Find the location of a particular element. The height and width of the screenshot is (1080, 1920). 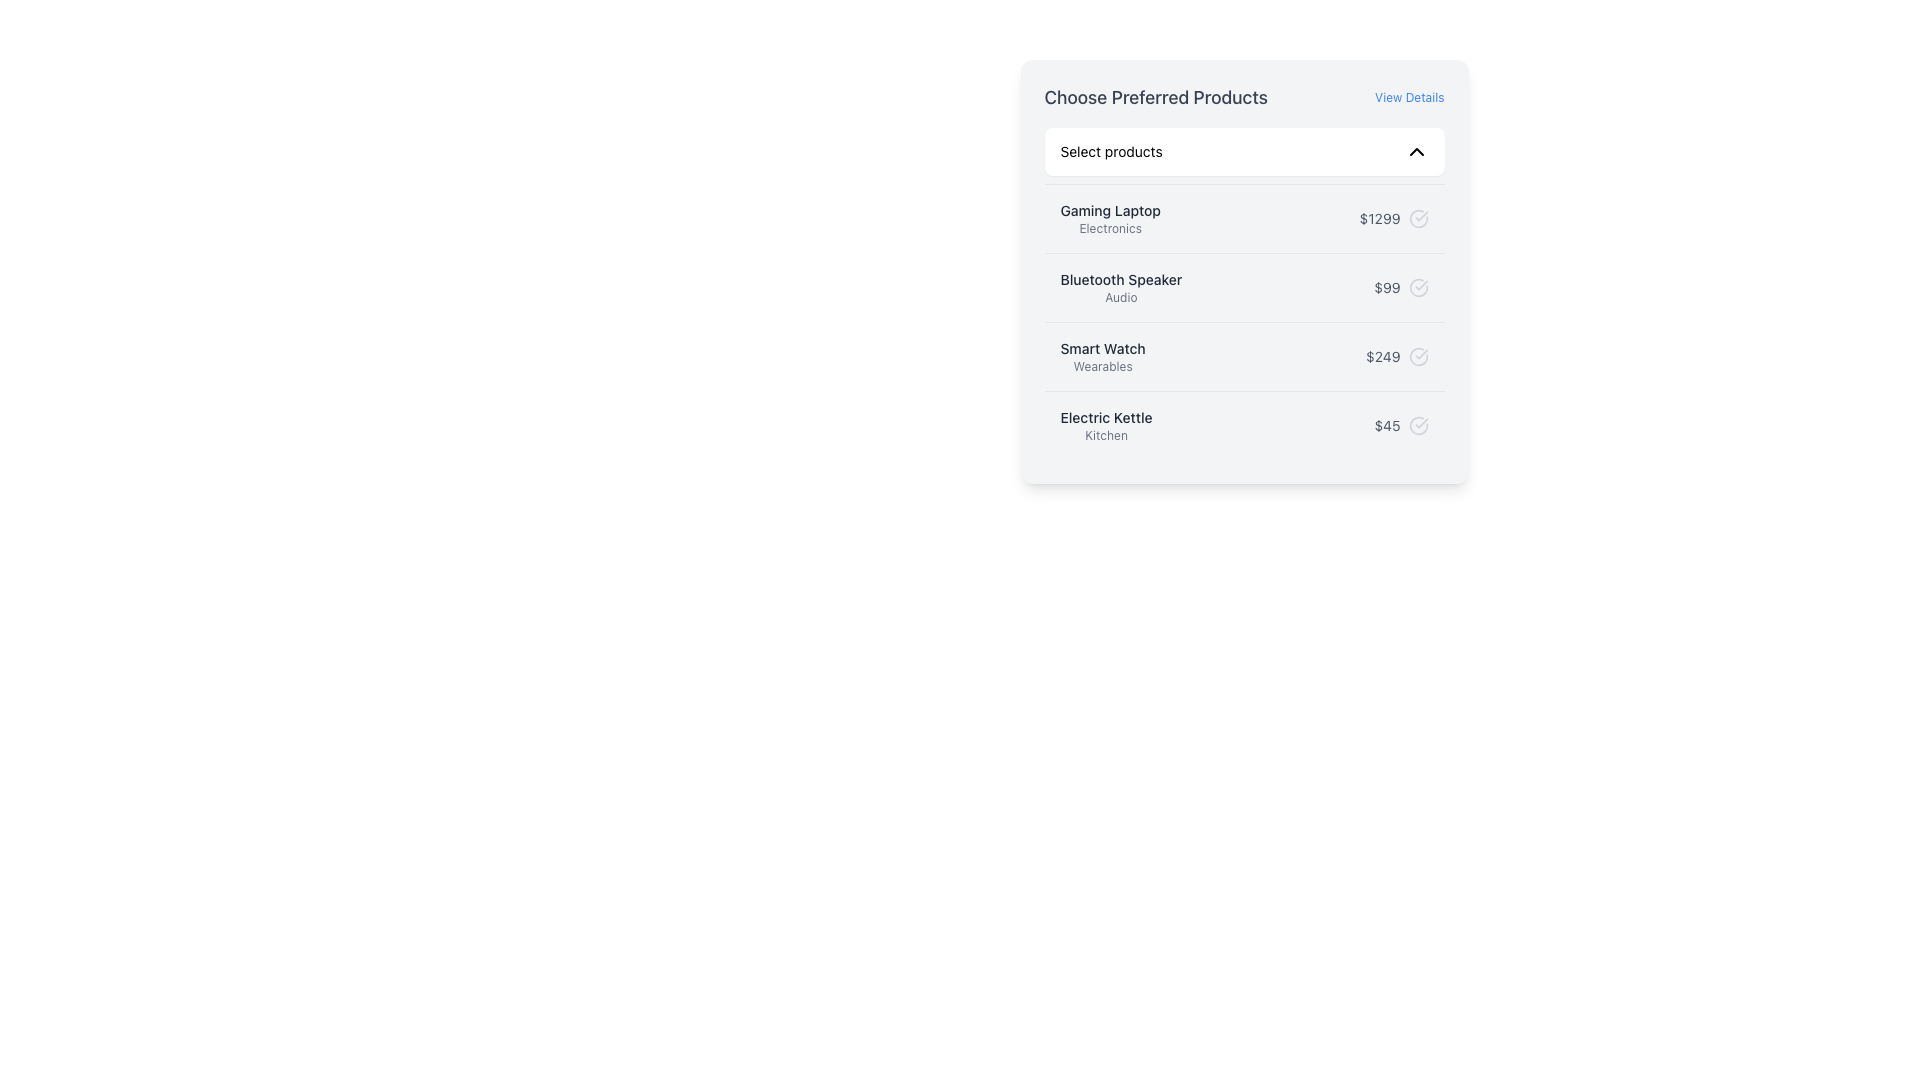

the text information of the product labeled 'Smart Watch' and categorized under 'Wearables' in the third row of the product menu is located at coordinates (1102, 356).